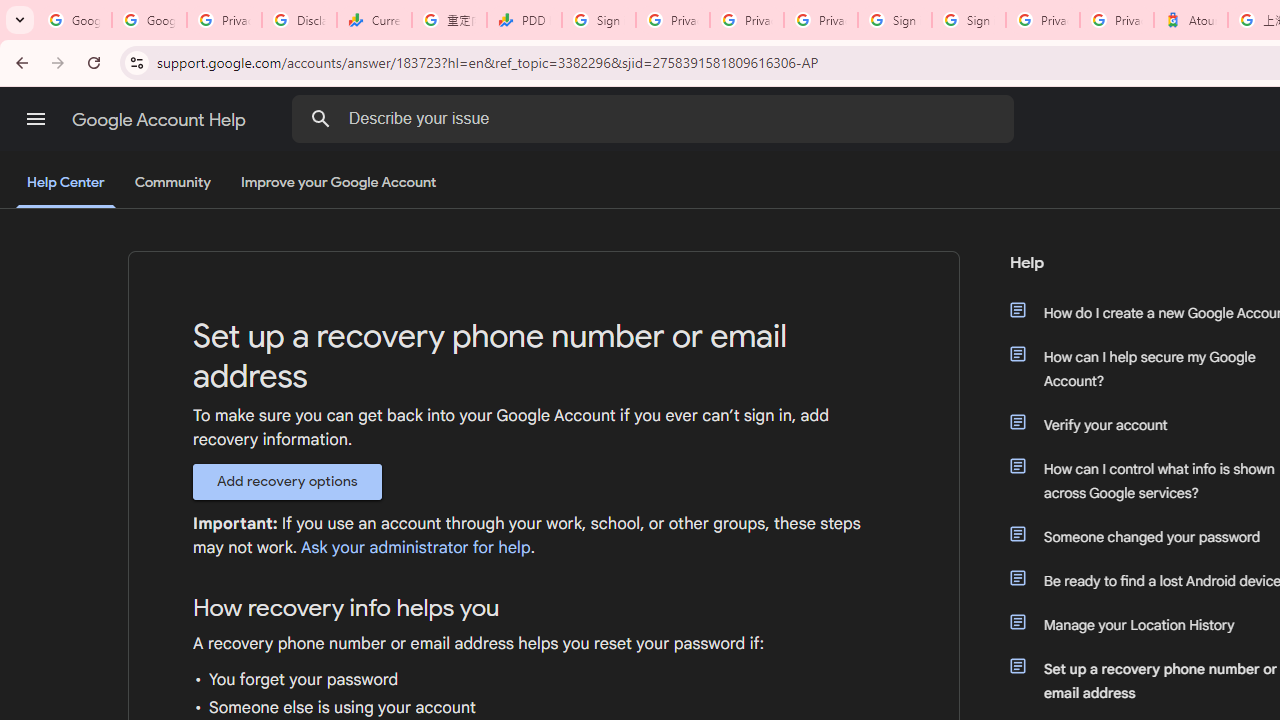 This screenshot has height=720, width=1280. What do you see at coordinates (374, 20) in the screenshot?
I see `'Currencies - Google Finance'` at bounding box center [374, 20].